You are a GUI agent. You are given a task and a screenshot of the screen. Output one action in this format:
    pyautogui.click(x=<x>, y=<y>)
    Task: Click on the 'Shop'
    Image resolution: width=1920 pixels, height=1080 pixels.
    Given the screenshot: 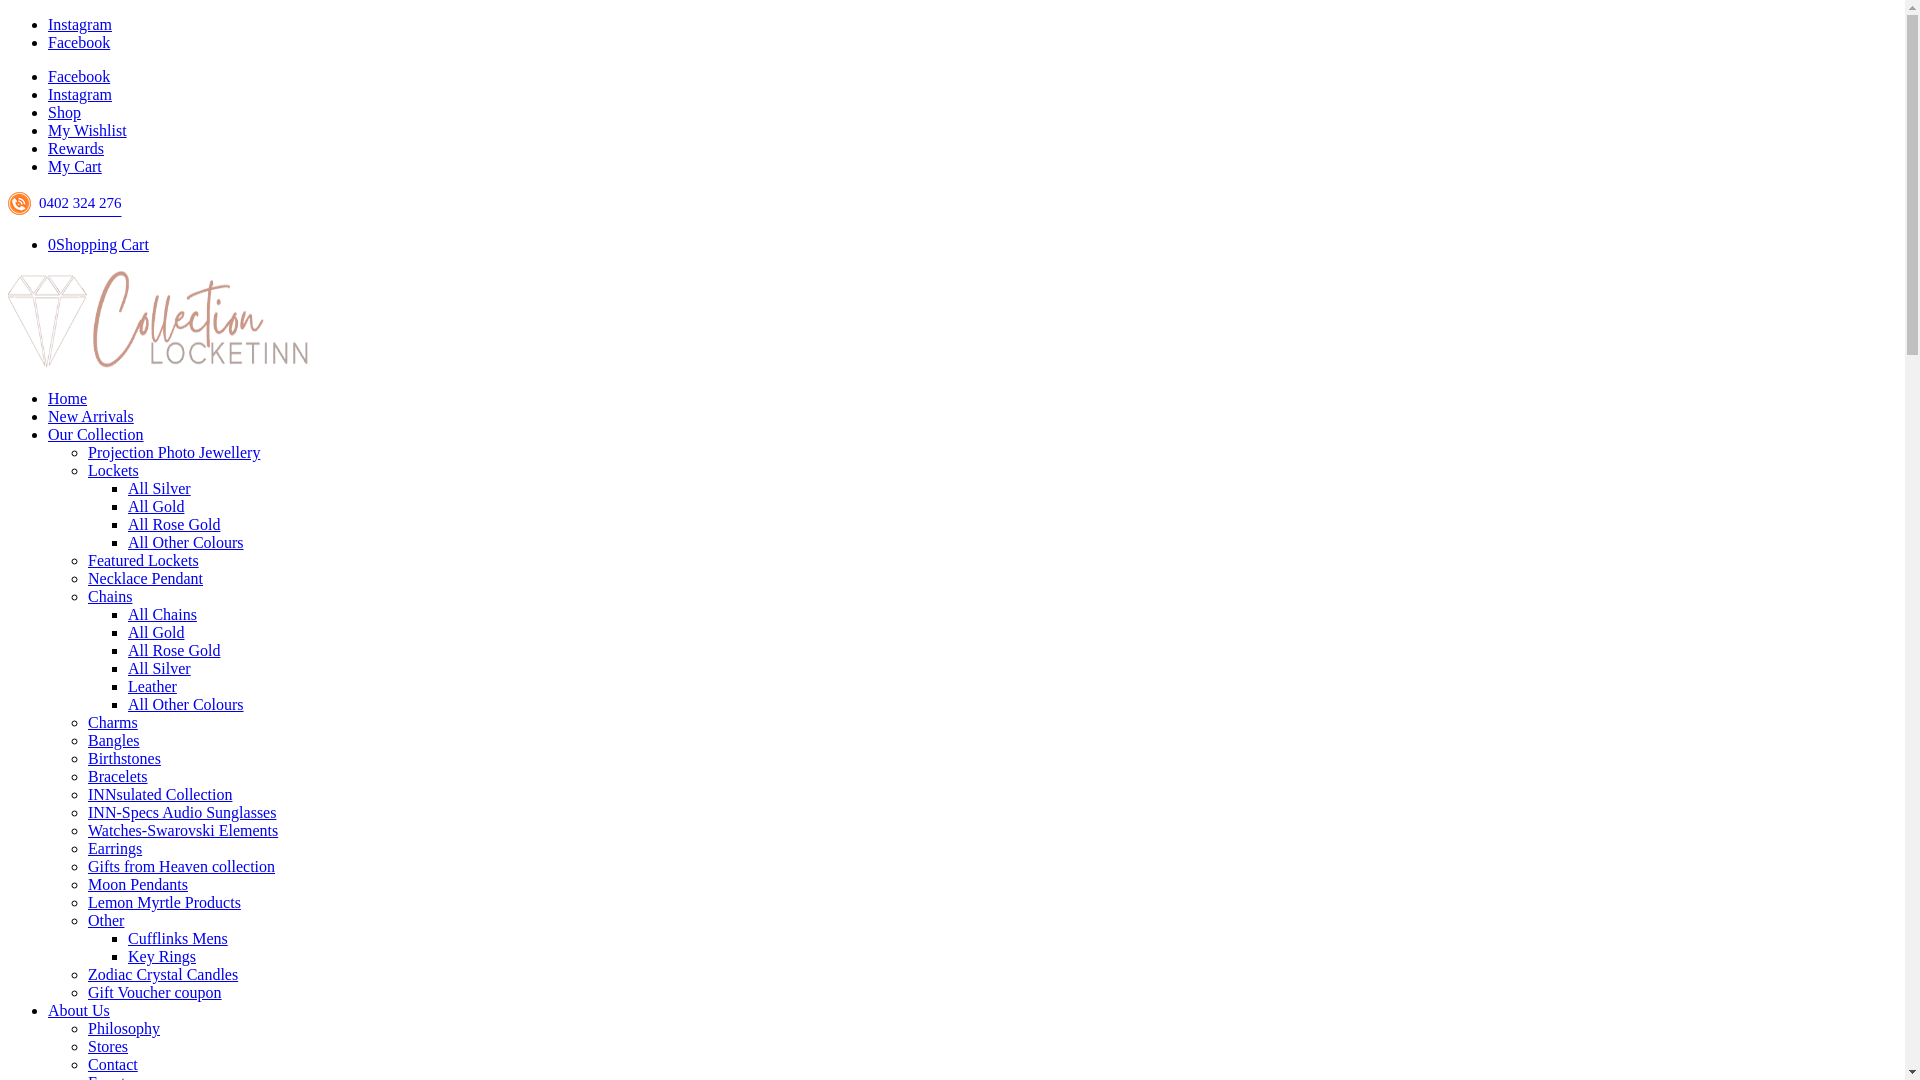 What is the action you would take?
    pyautogui.click(x=48, y=112)
    